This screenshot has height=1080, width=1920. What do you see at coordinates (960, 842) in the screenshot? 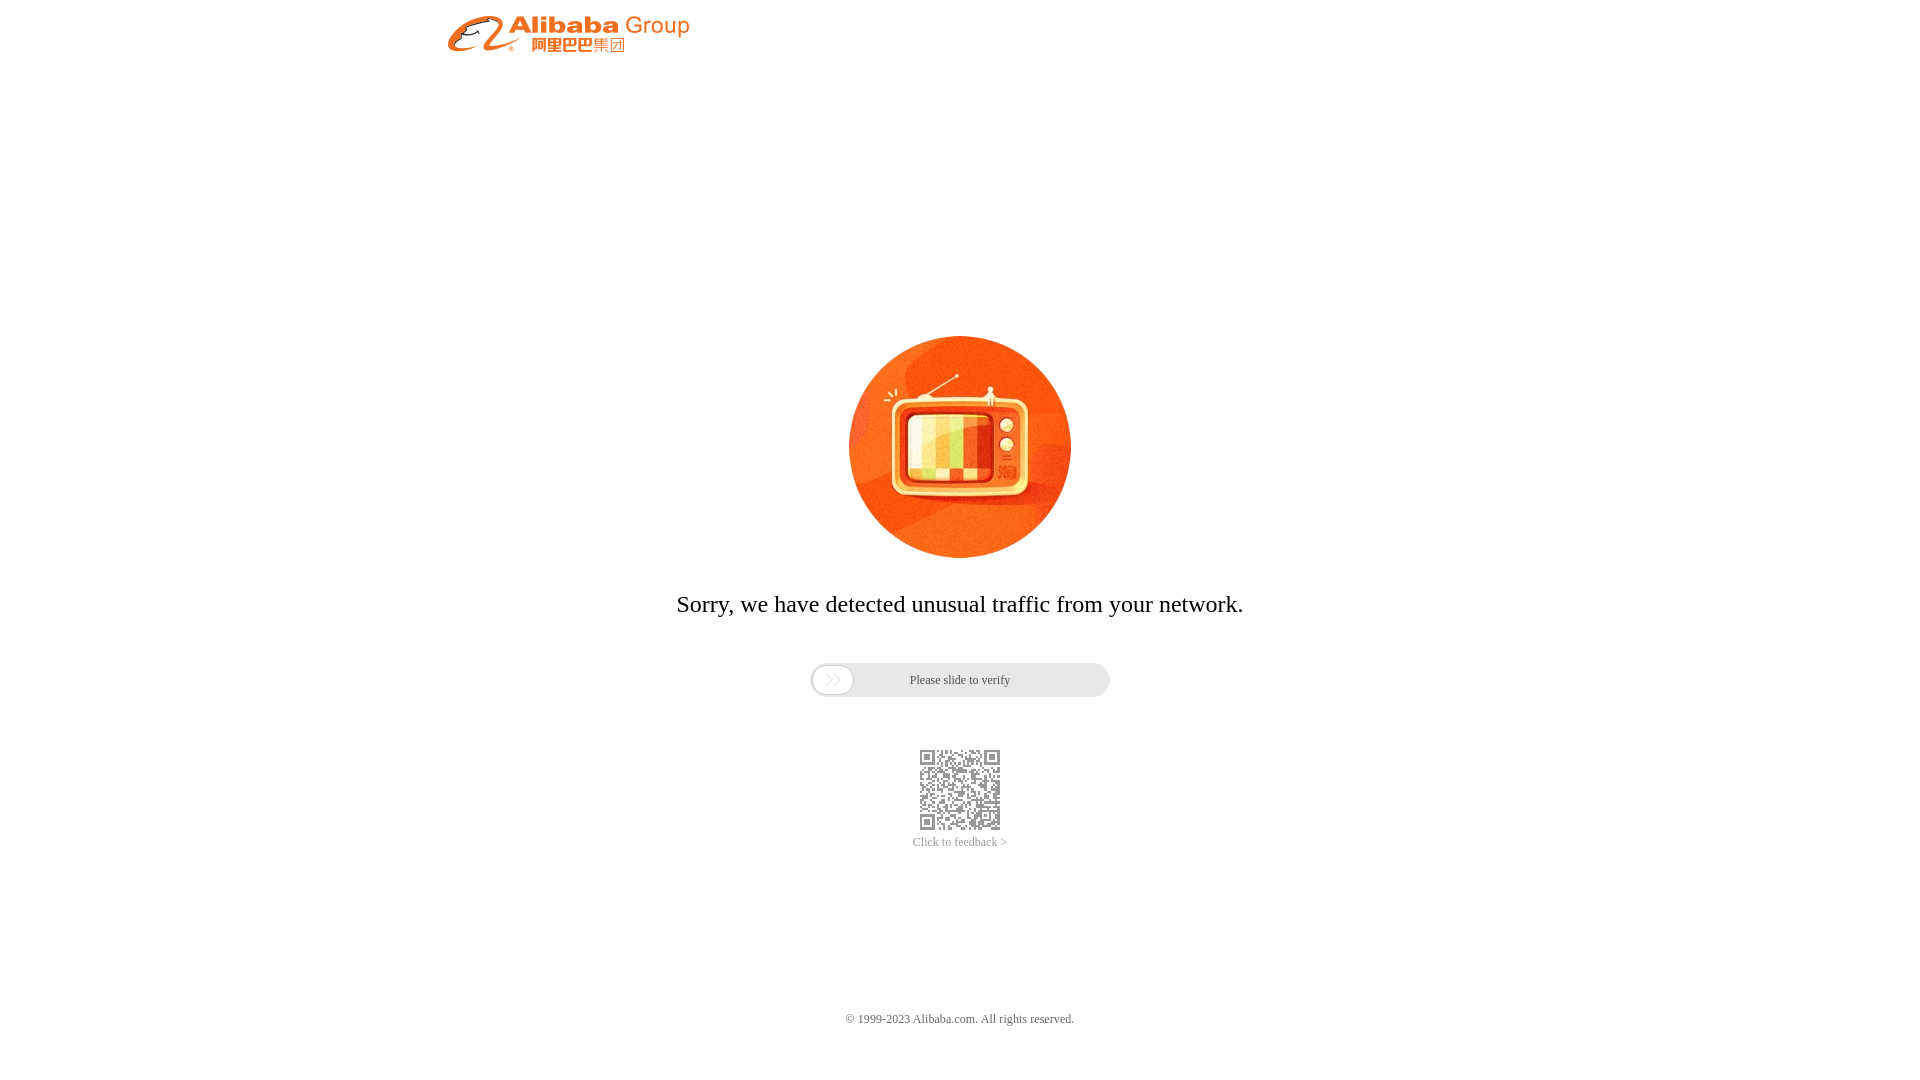
I see `'Click to feedback >'` at bounding box center [960, 842].